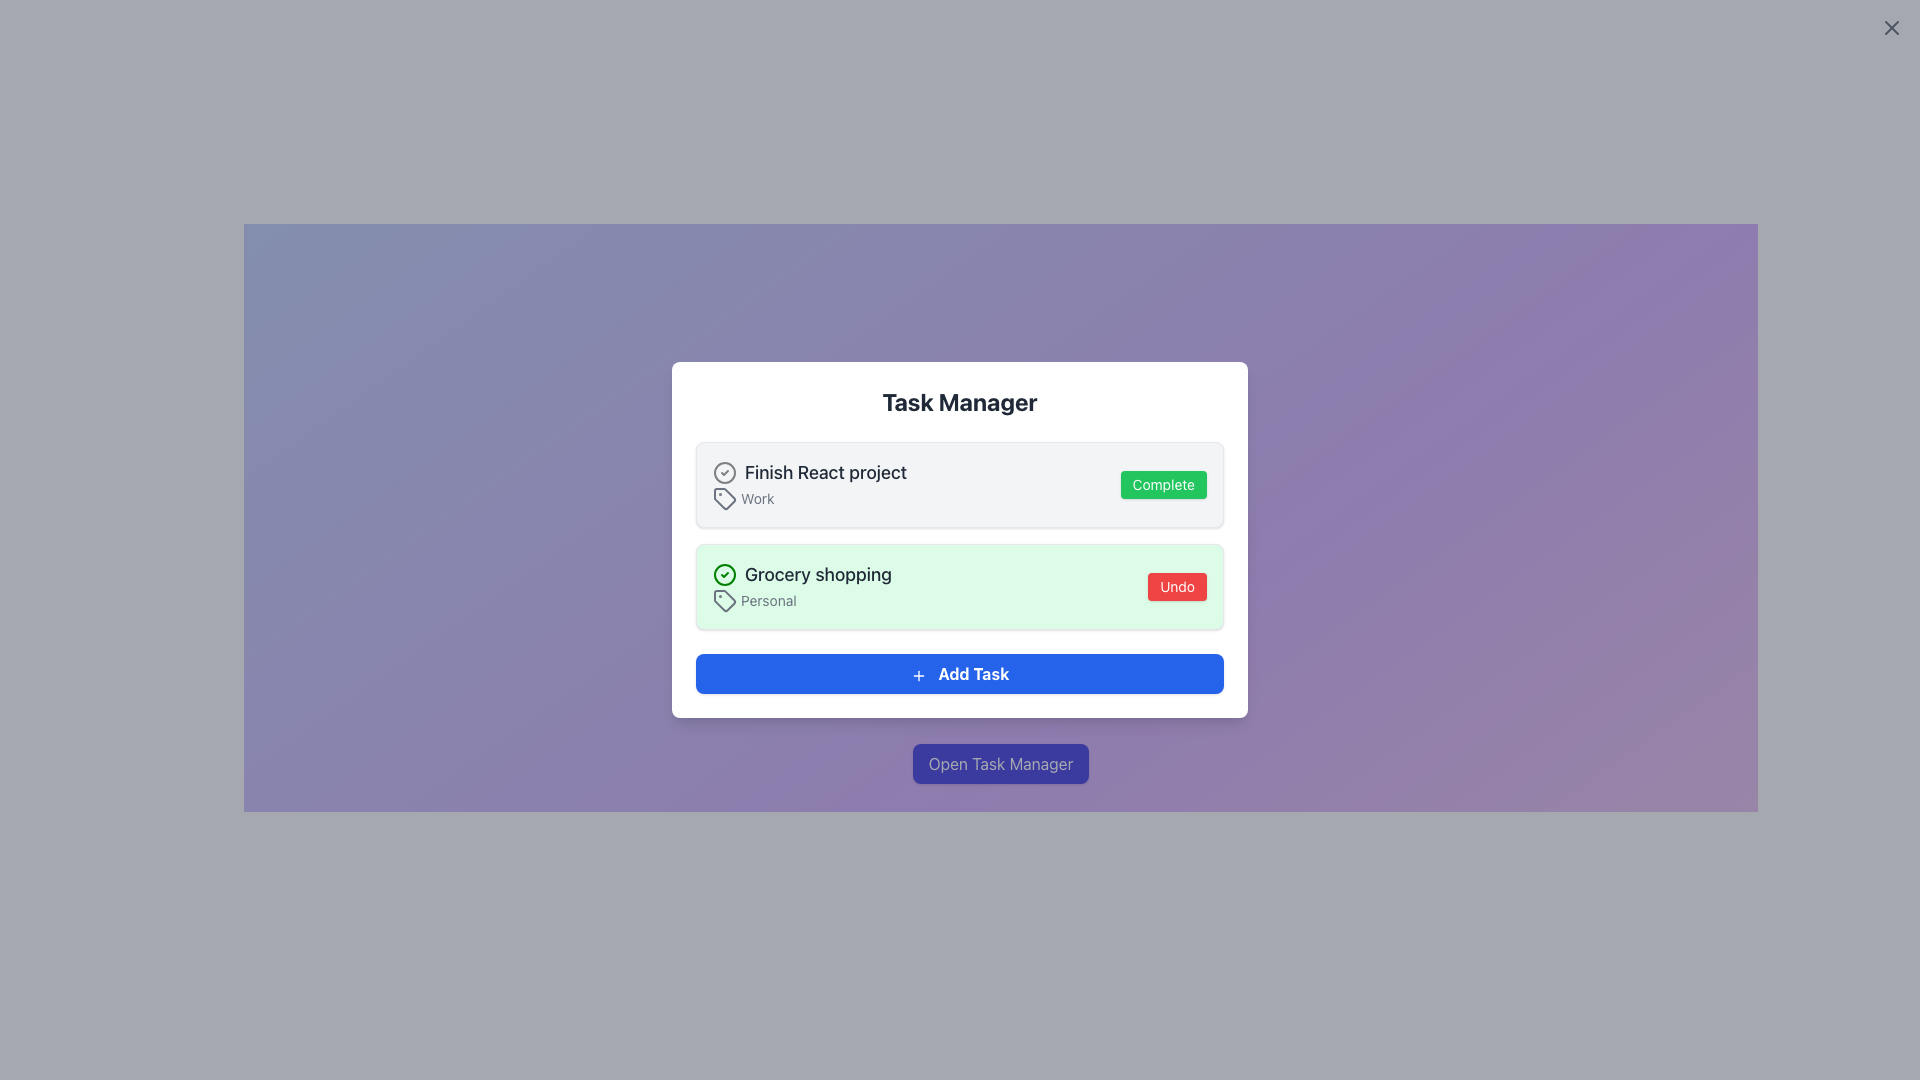 The image size is (1920, 1080). Describe the element at coordinates (1890, 27) in the screenshot. I see `the close button located at the top-right corner of the 'Task Manager' interface` at that location.